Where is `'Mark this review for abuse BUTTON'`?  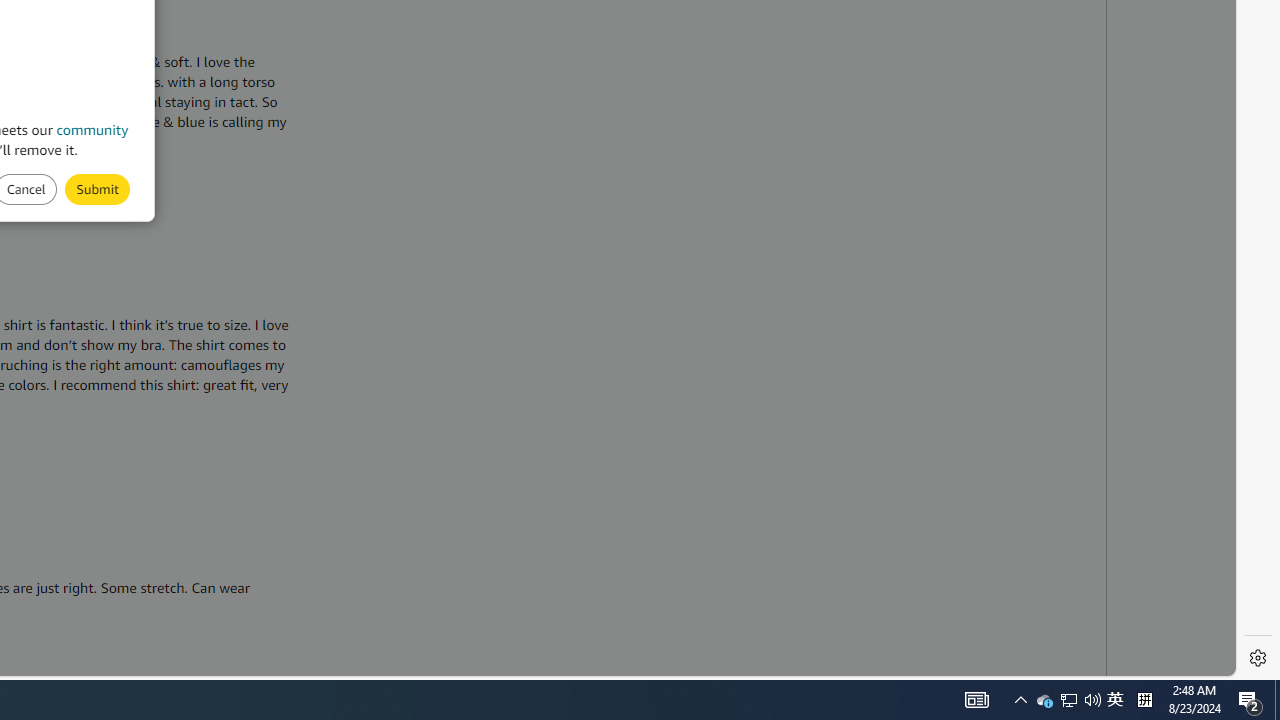 'Mark this review for abuse BUTTON' is located at coordinates (96, 189).